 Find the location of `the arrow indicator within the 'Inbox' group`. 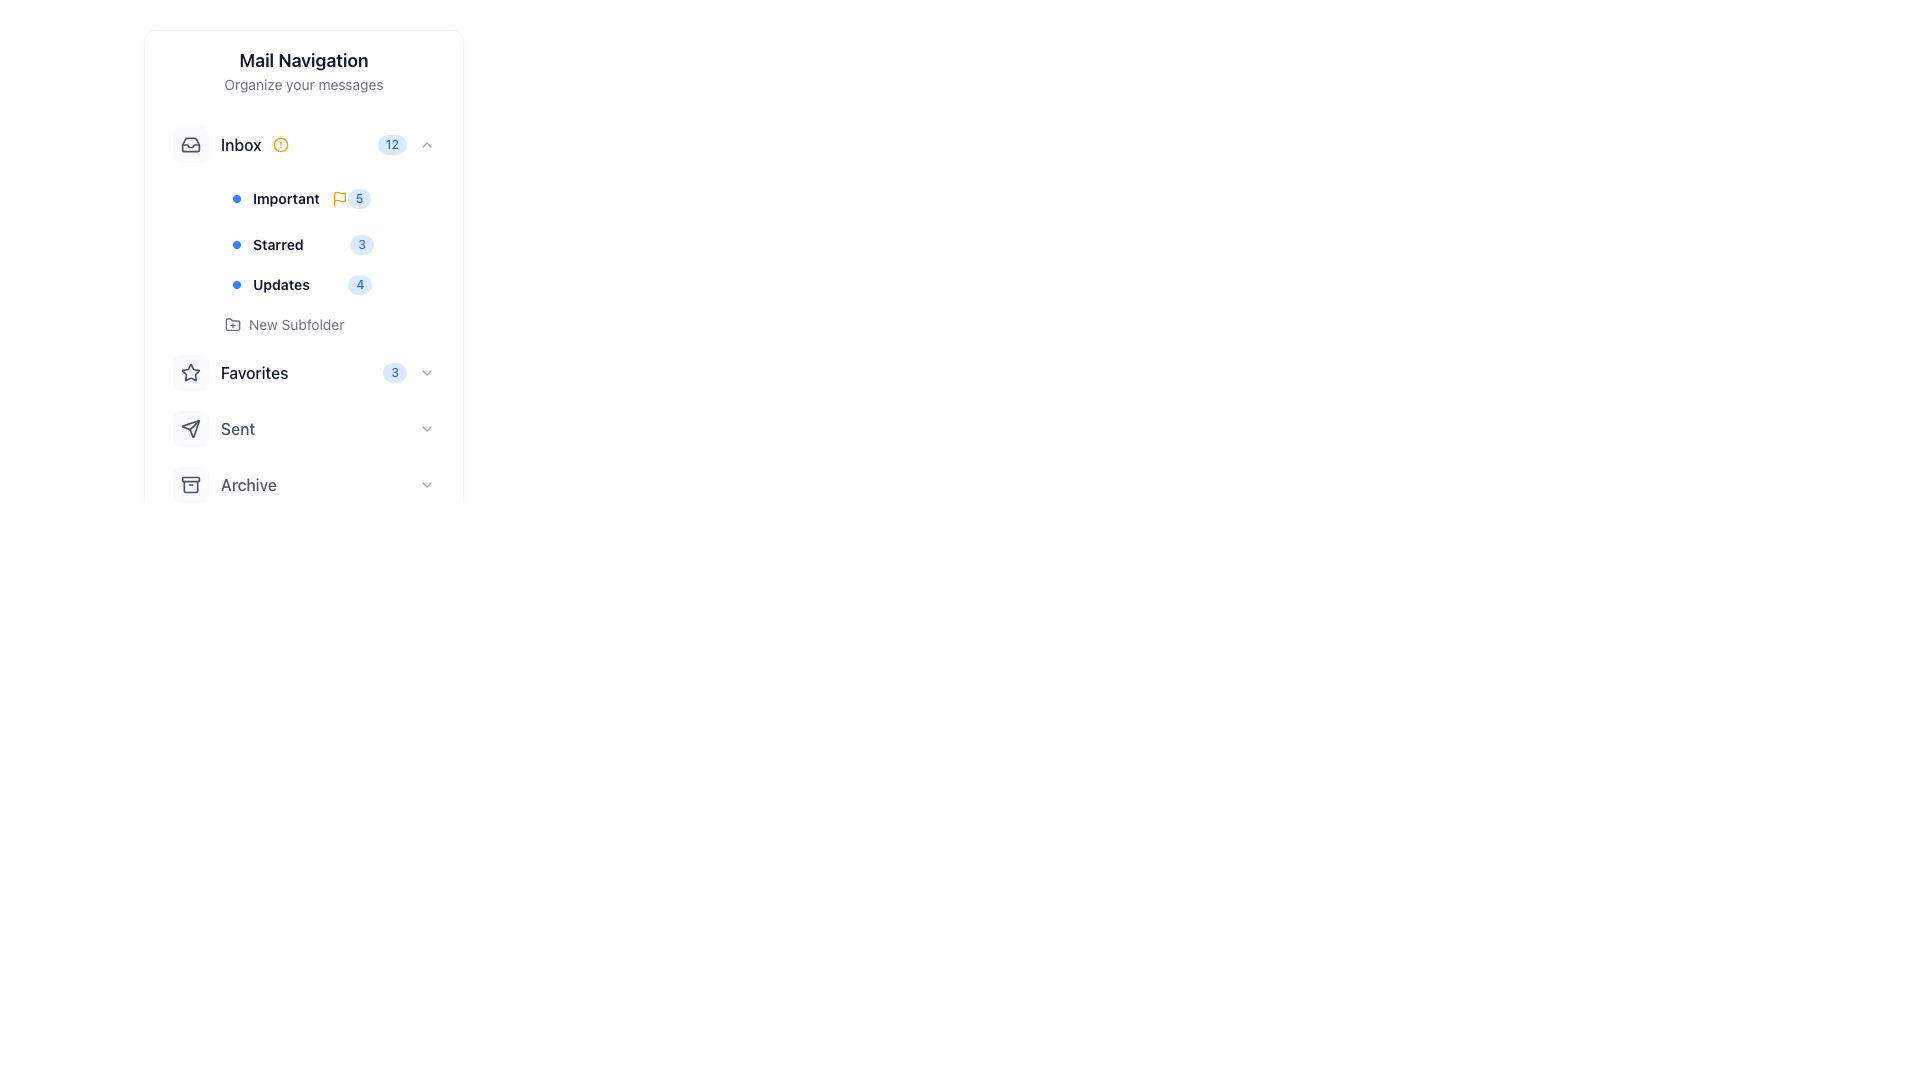

the arrow indicator within the 'Inbox' group is located at coordinates (191, 145).